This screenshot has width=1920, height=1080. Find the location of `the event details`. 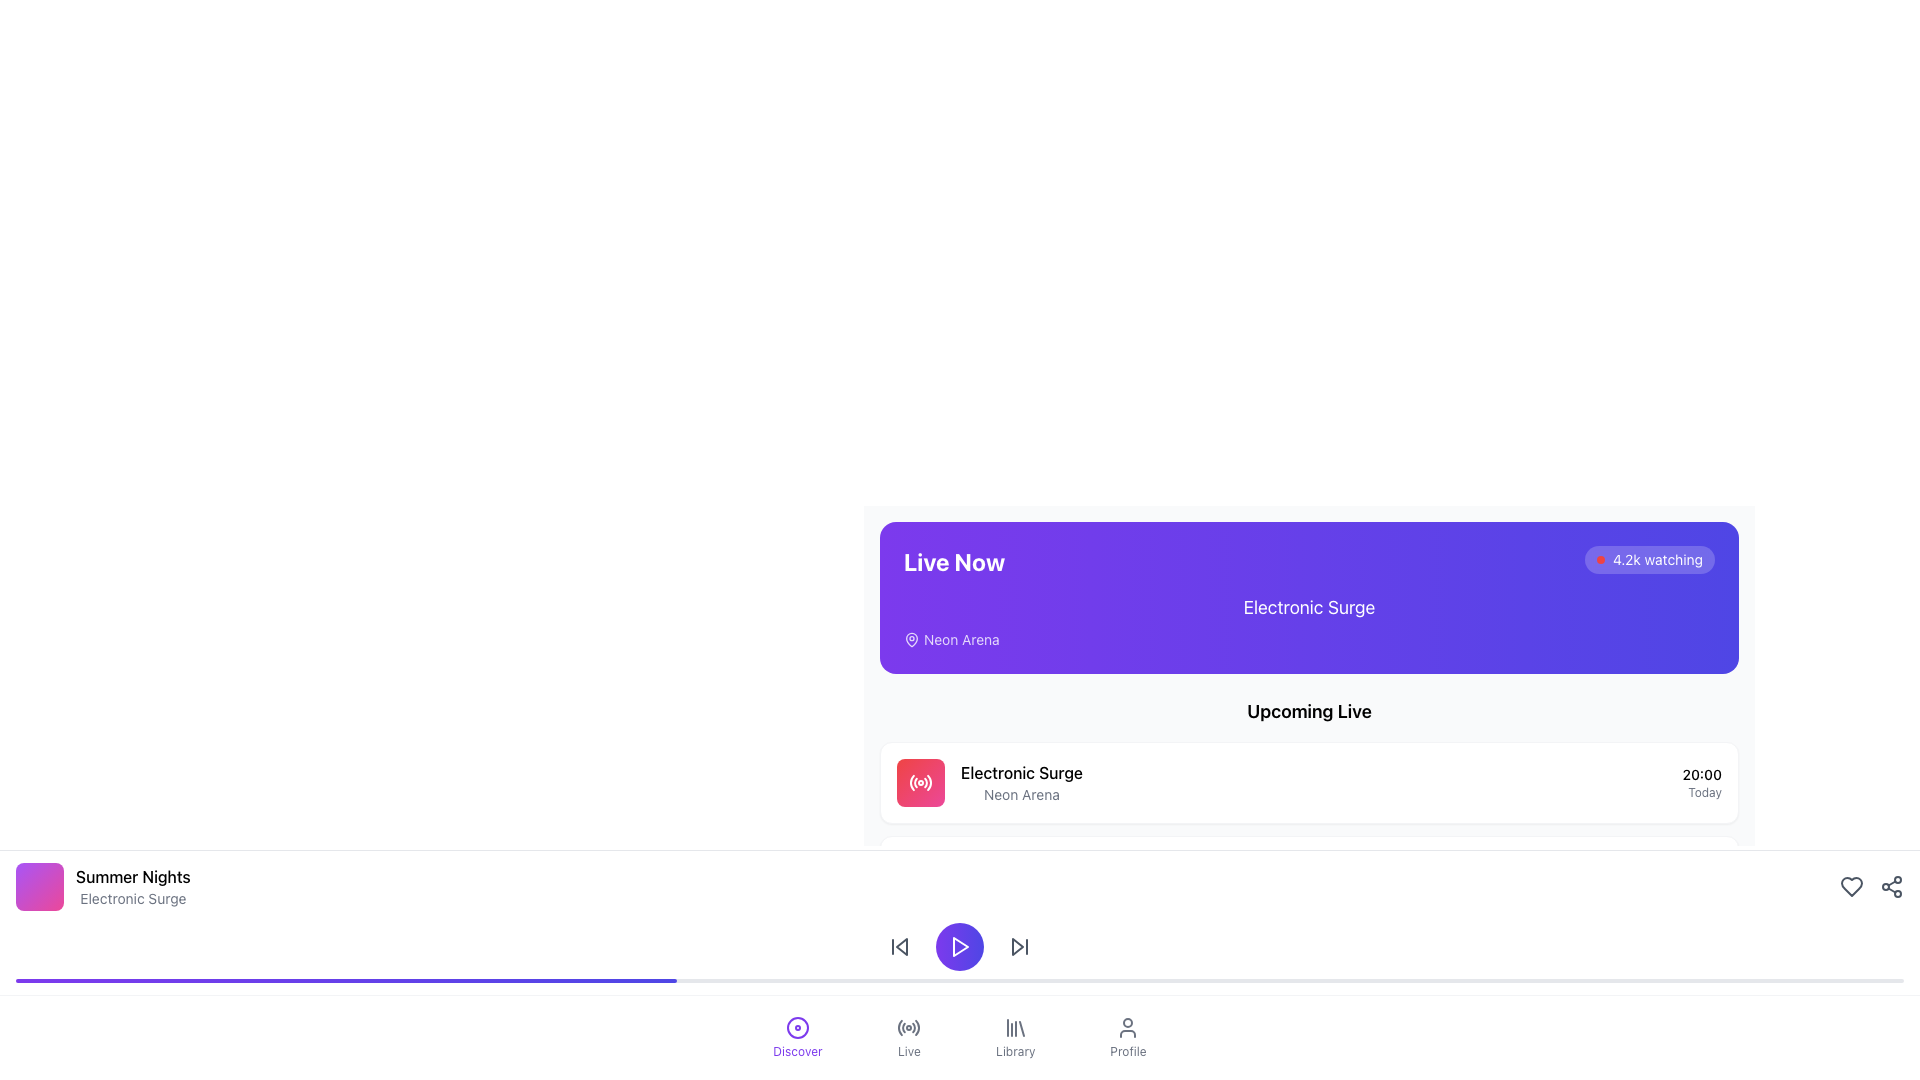

the event details is located at coordinates (1022, 782).